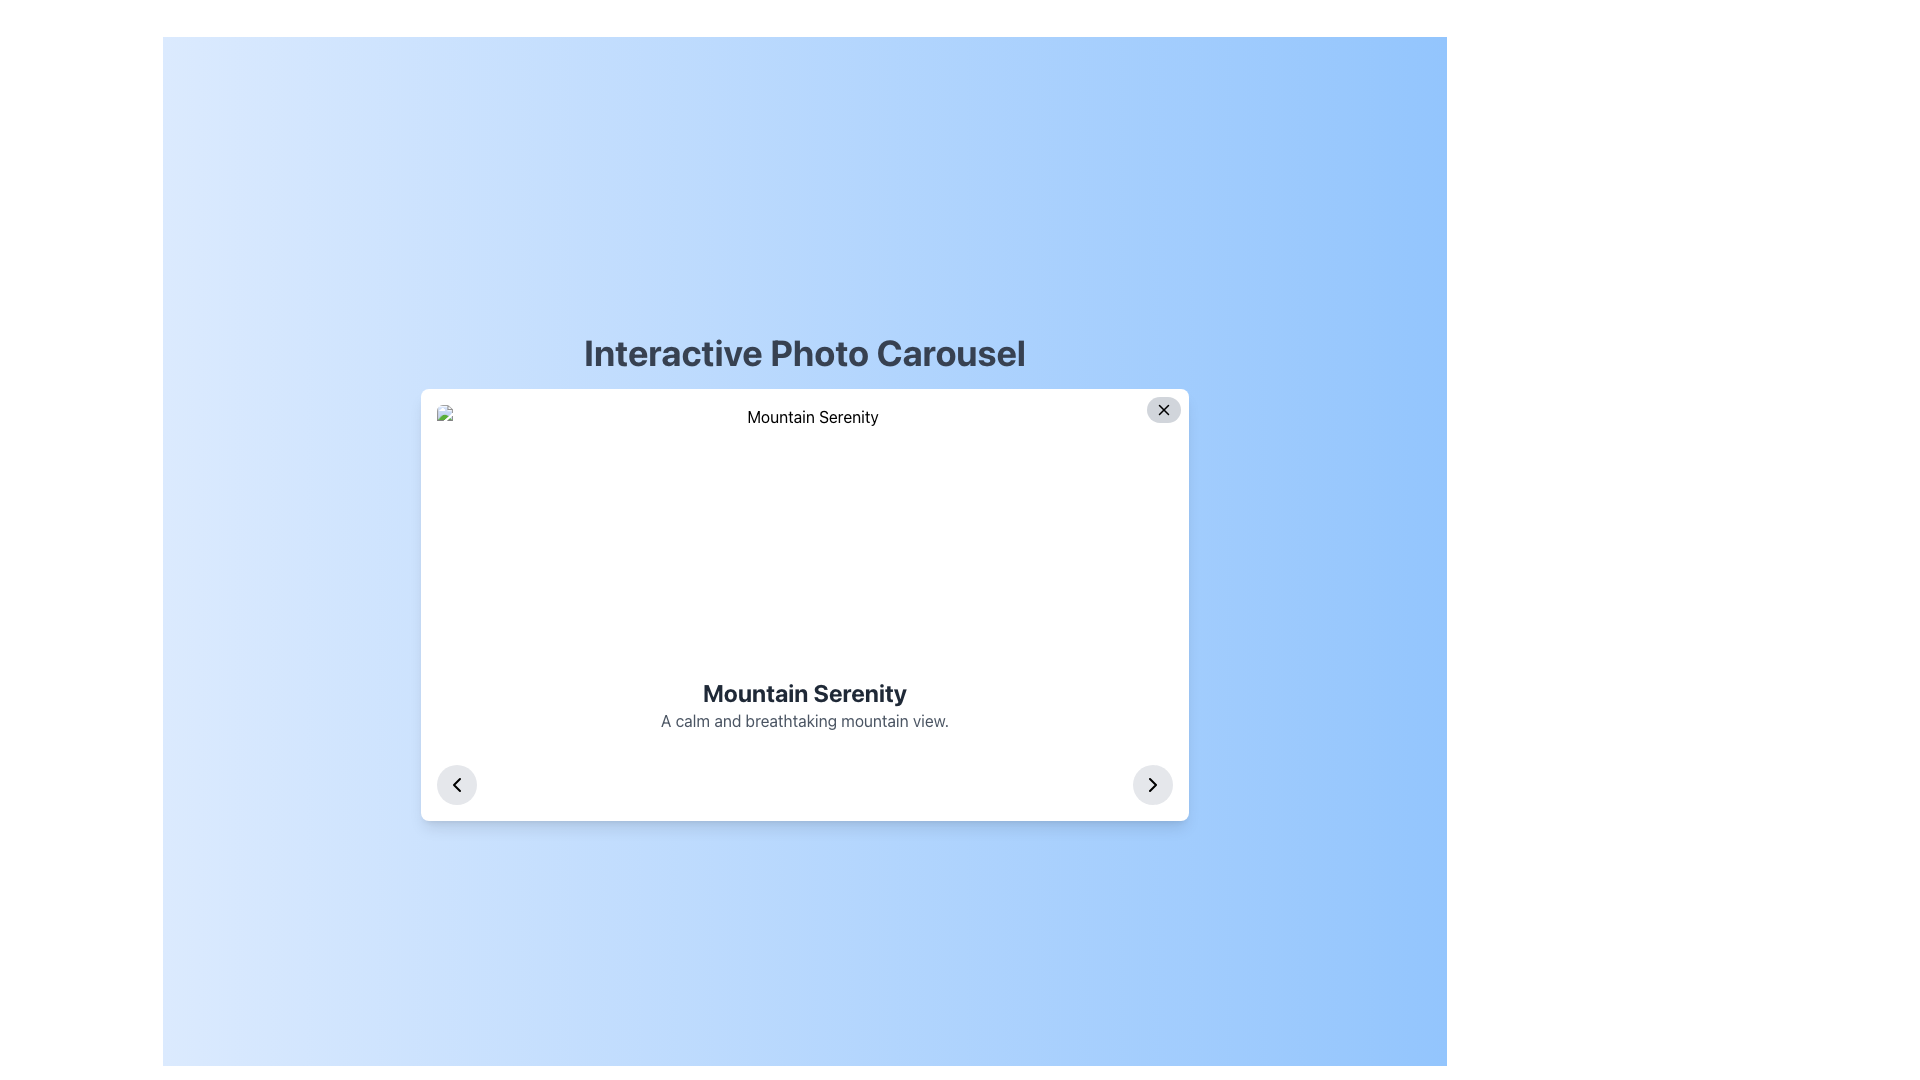 The width and height of the screenshot is (1920, 1080). What do you see at coordinates (805, 721) in the screenshot?
I see `the text element that appears below the bold title 'Mountain Serenity', styled in a smaller font size on a white background` at bounding box center [805, 721].